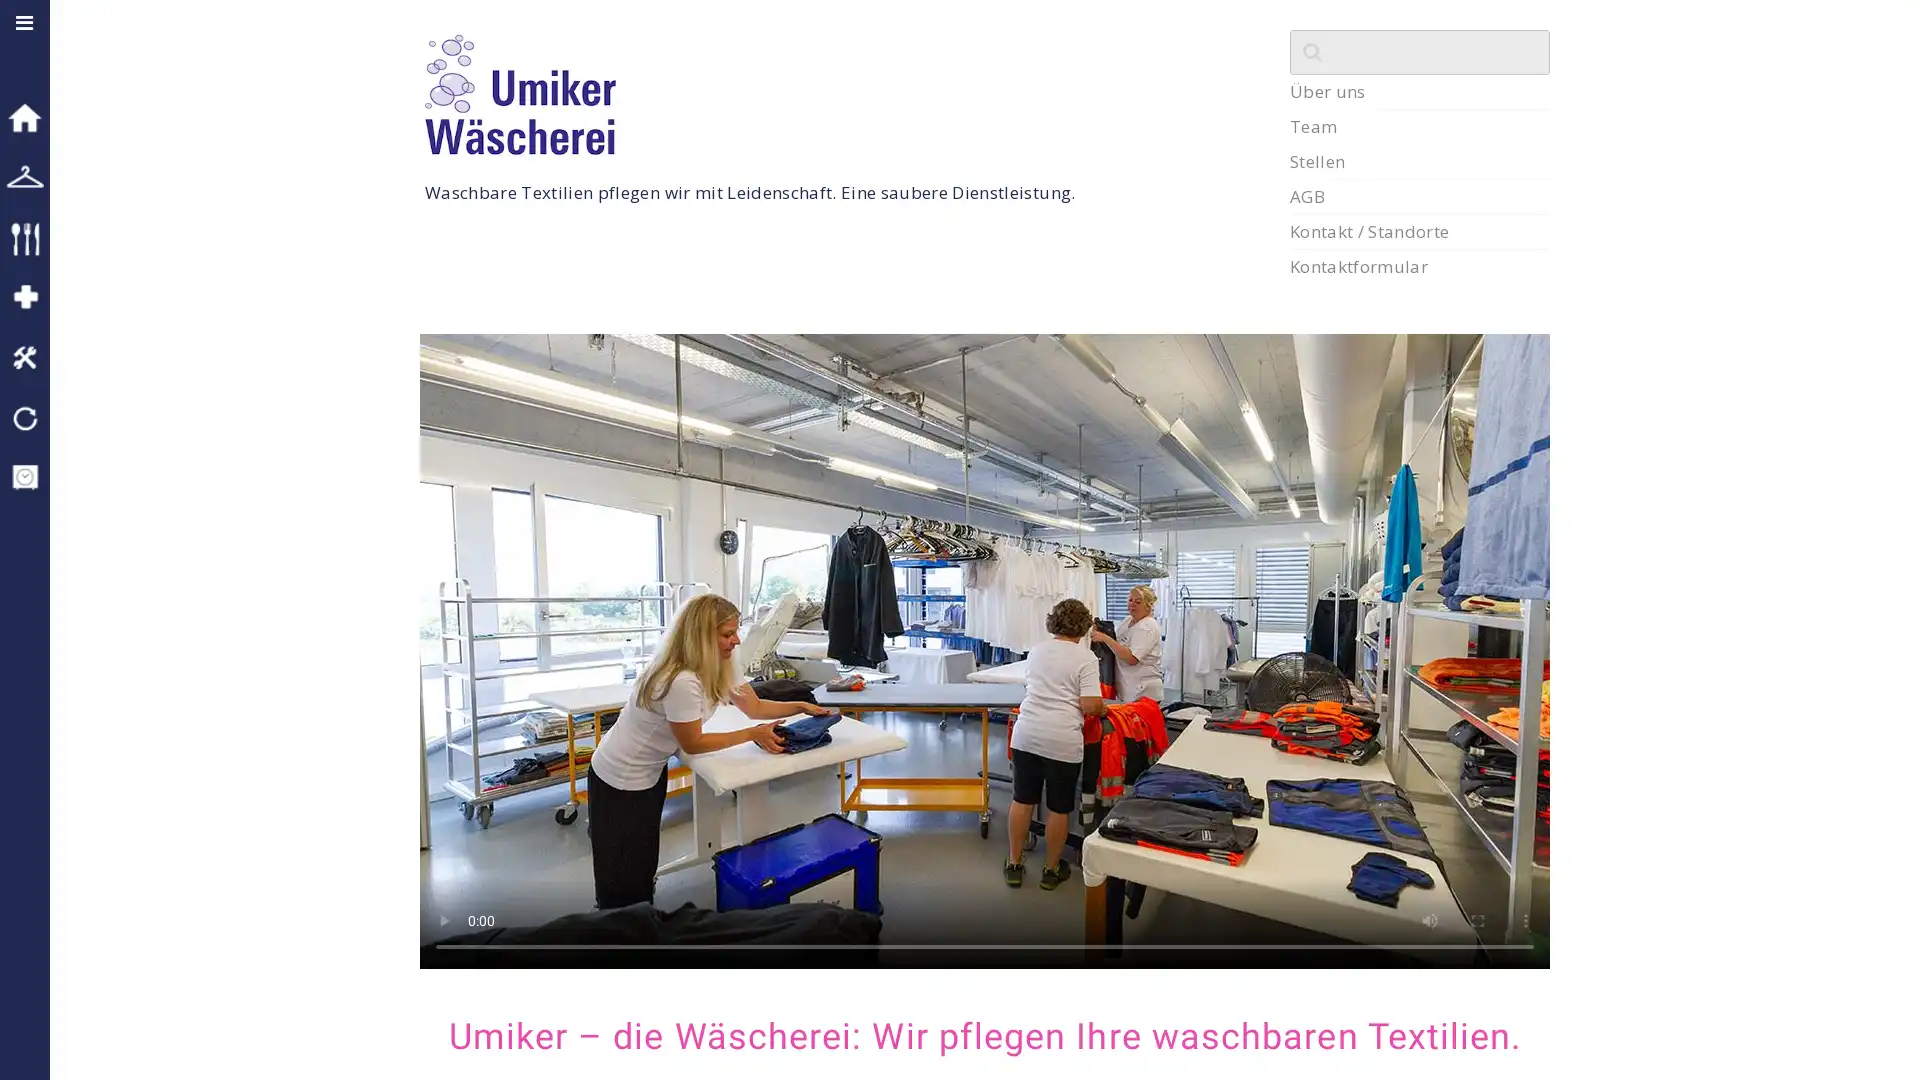  What do you see at coordinates (1478, 921) in the screenshot?
I see `enter full screen` at bounding box center [1478, 921].